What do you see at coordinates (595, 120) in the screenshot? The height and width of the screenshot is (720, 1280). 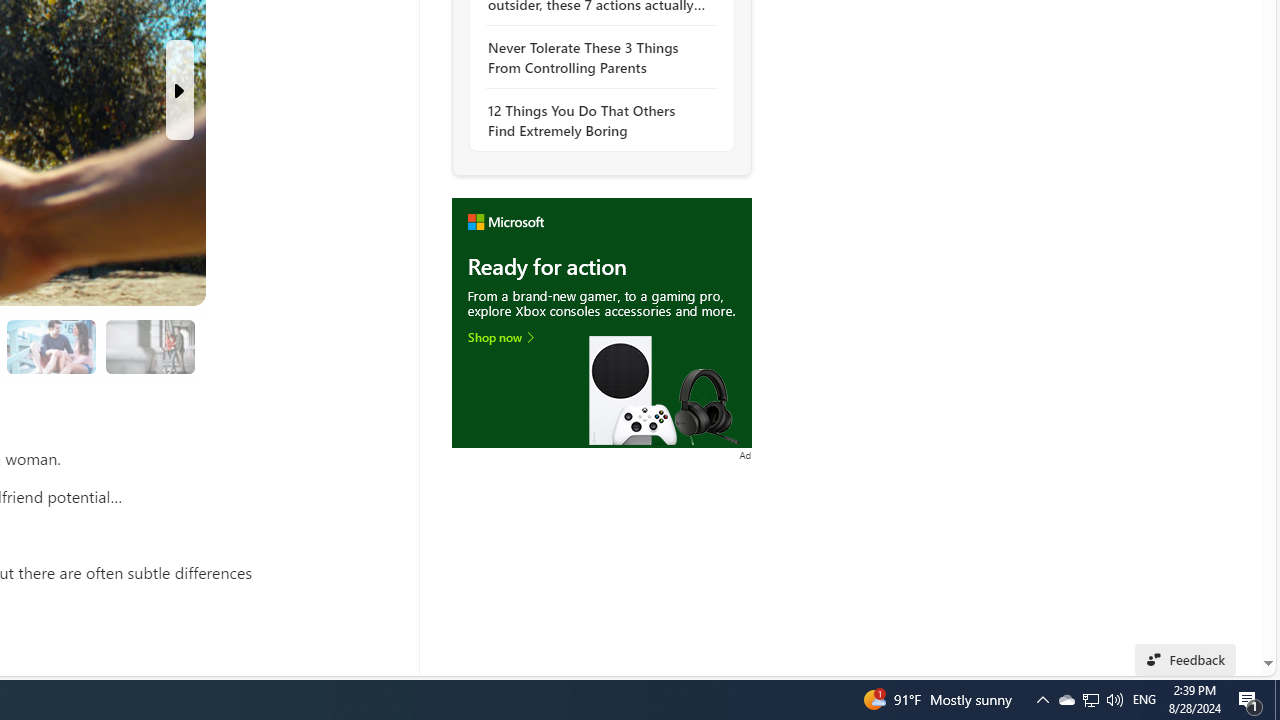 I see `'12 Things You Do That Others Find Extremely Boring'` at bounding box center [595, 120].